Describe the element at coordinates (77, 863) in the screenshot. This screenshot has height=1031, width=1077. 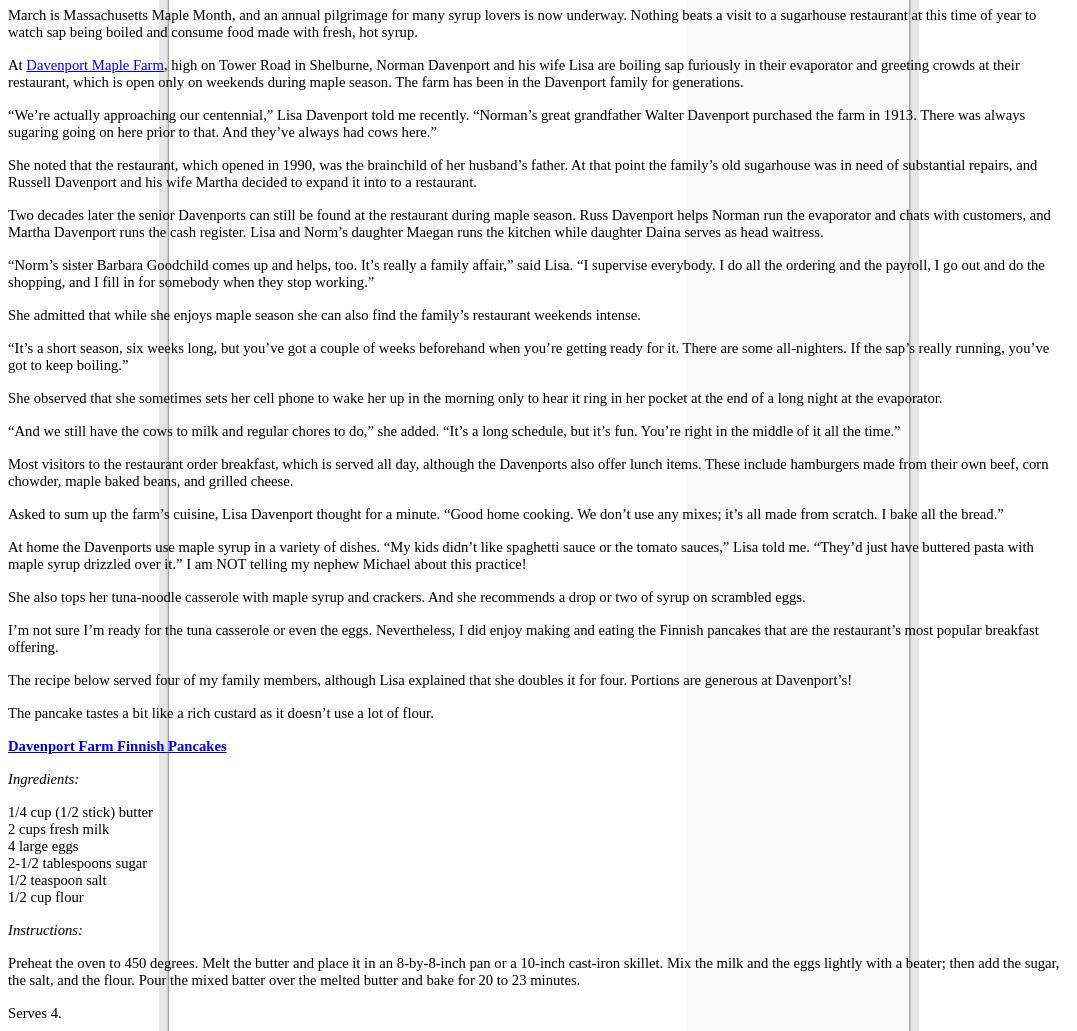
I see `'2-1/2 tablespoons sugar'` at that location.